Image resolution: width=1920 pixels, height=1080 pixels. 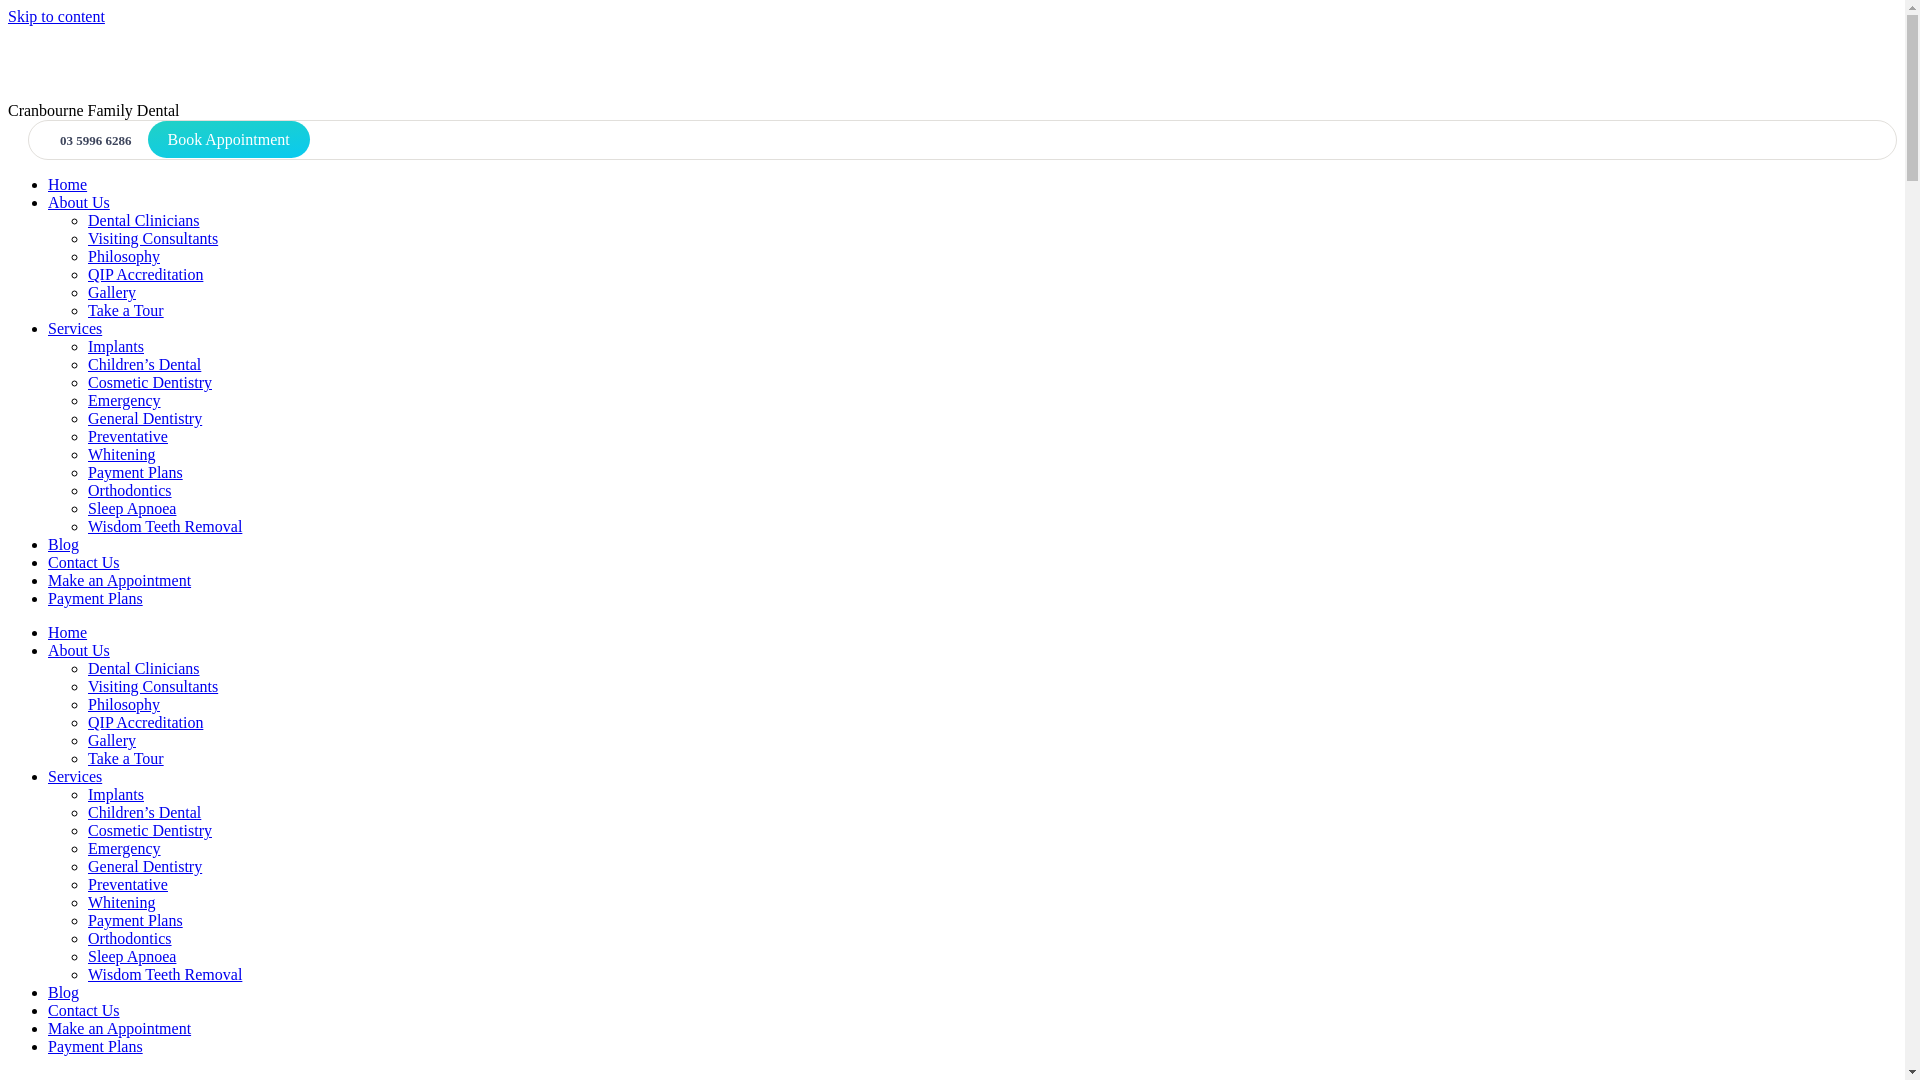 I want to click on 'Preventative', so click(x=127, y=435).